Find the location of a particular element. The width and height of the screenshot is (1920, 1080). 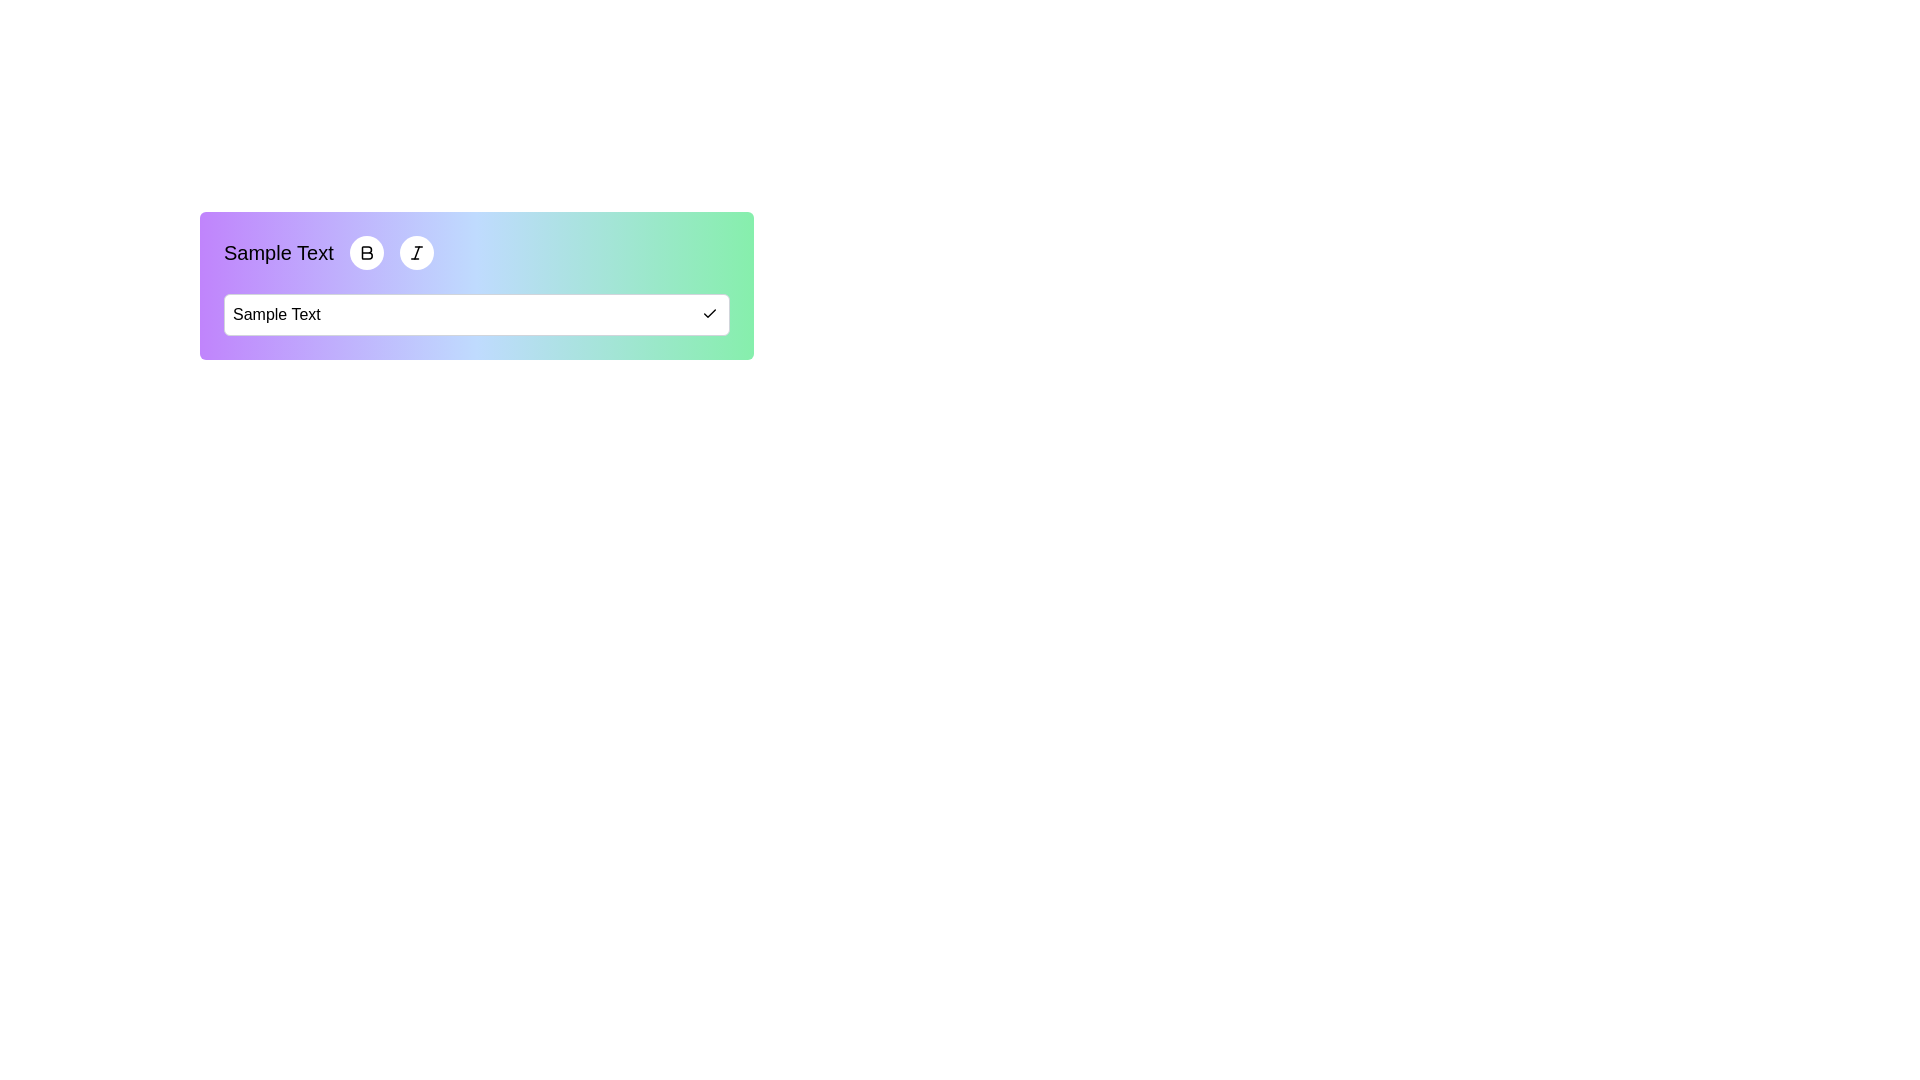

the bold formatting button, which is the second button in a sequence of formatting options is located at coordinates (366, 252).